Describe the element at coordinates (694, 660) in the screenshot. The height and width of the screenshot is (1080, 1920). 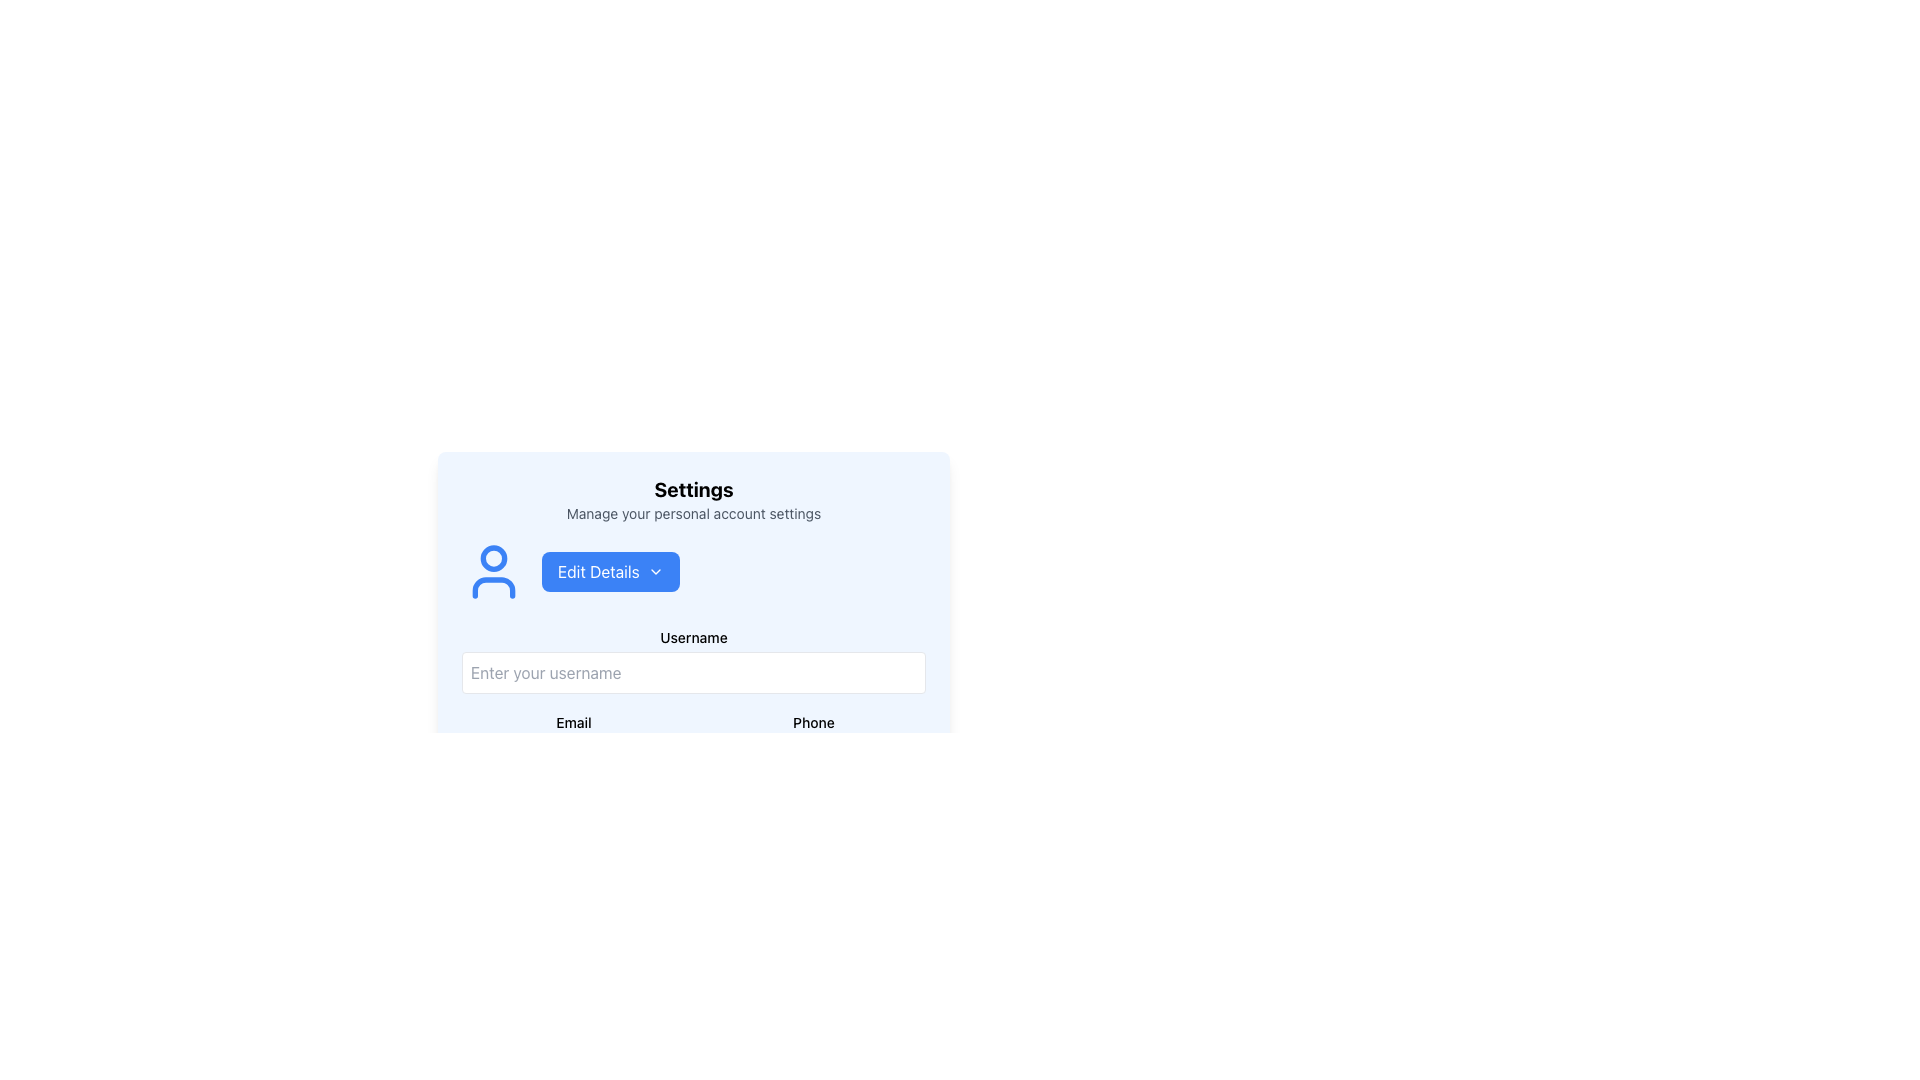
I see `the 'Username' text input field using keyboard tab navigation` at that location.